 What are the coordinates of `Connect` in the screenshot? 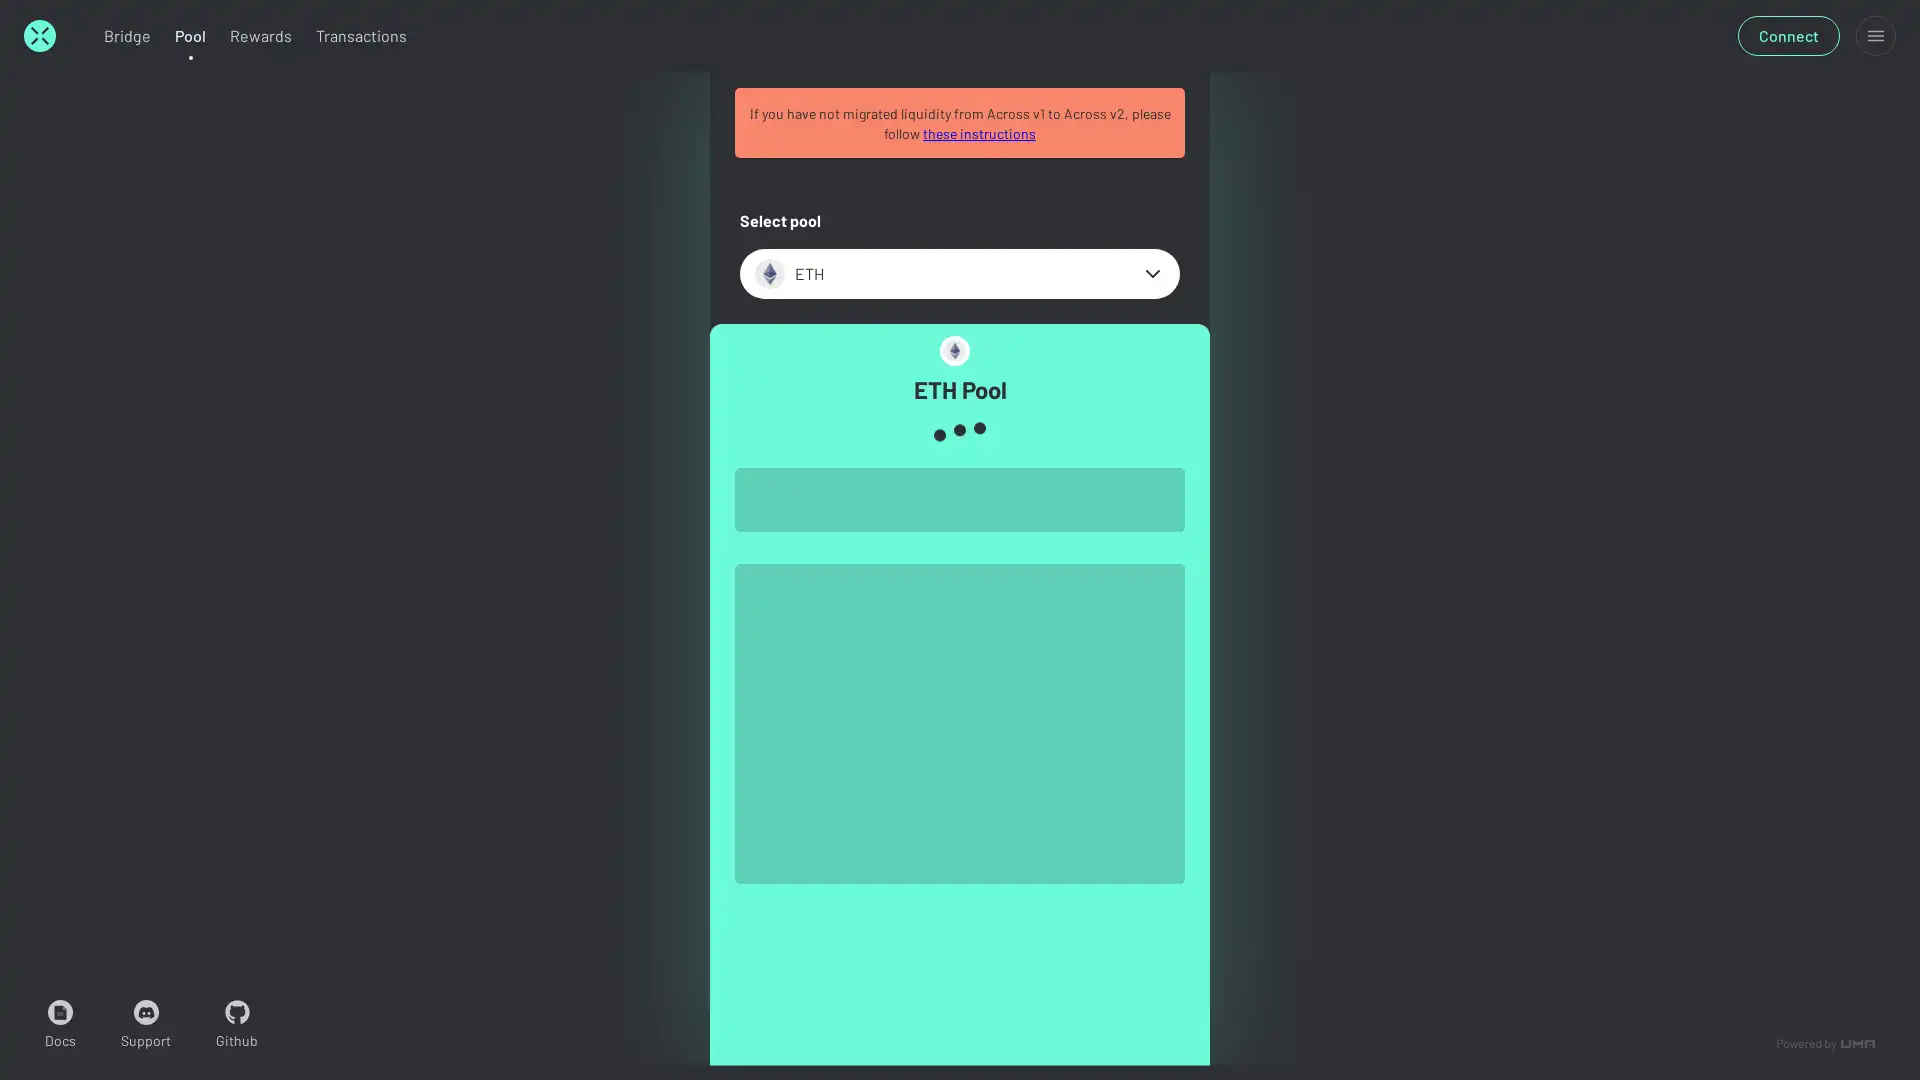 It's located at (1789, 35).